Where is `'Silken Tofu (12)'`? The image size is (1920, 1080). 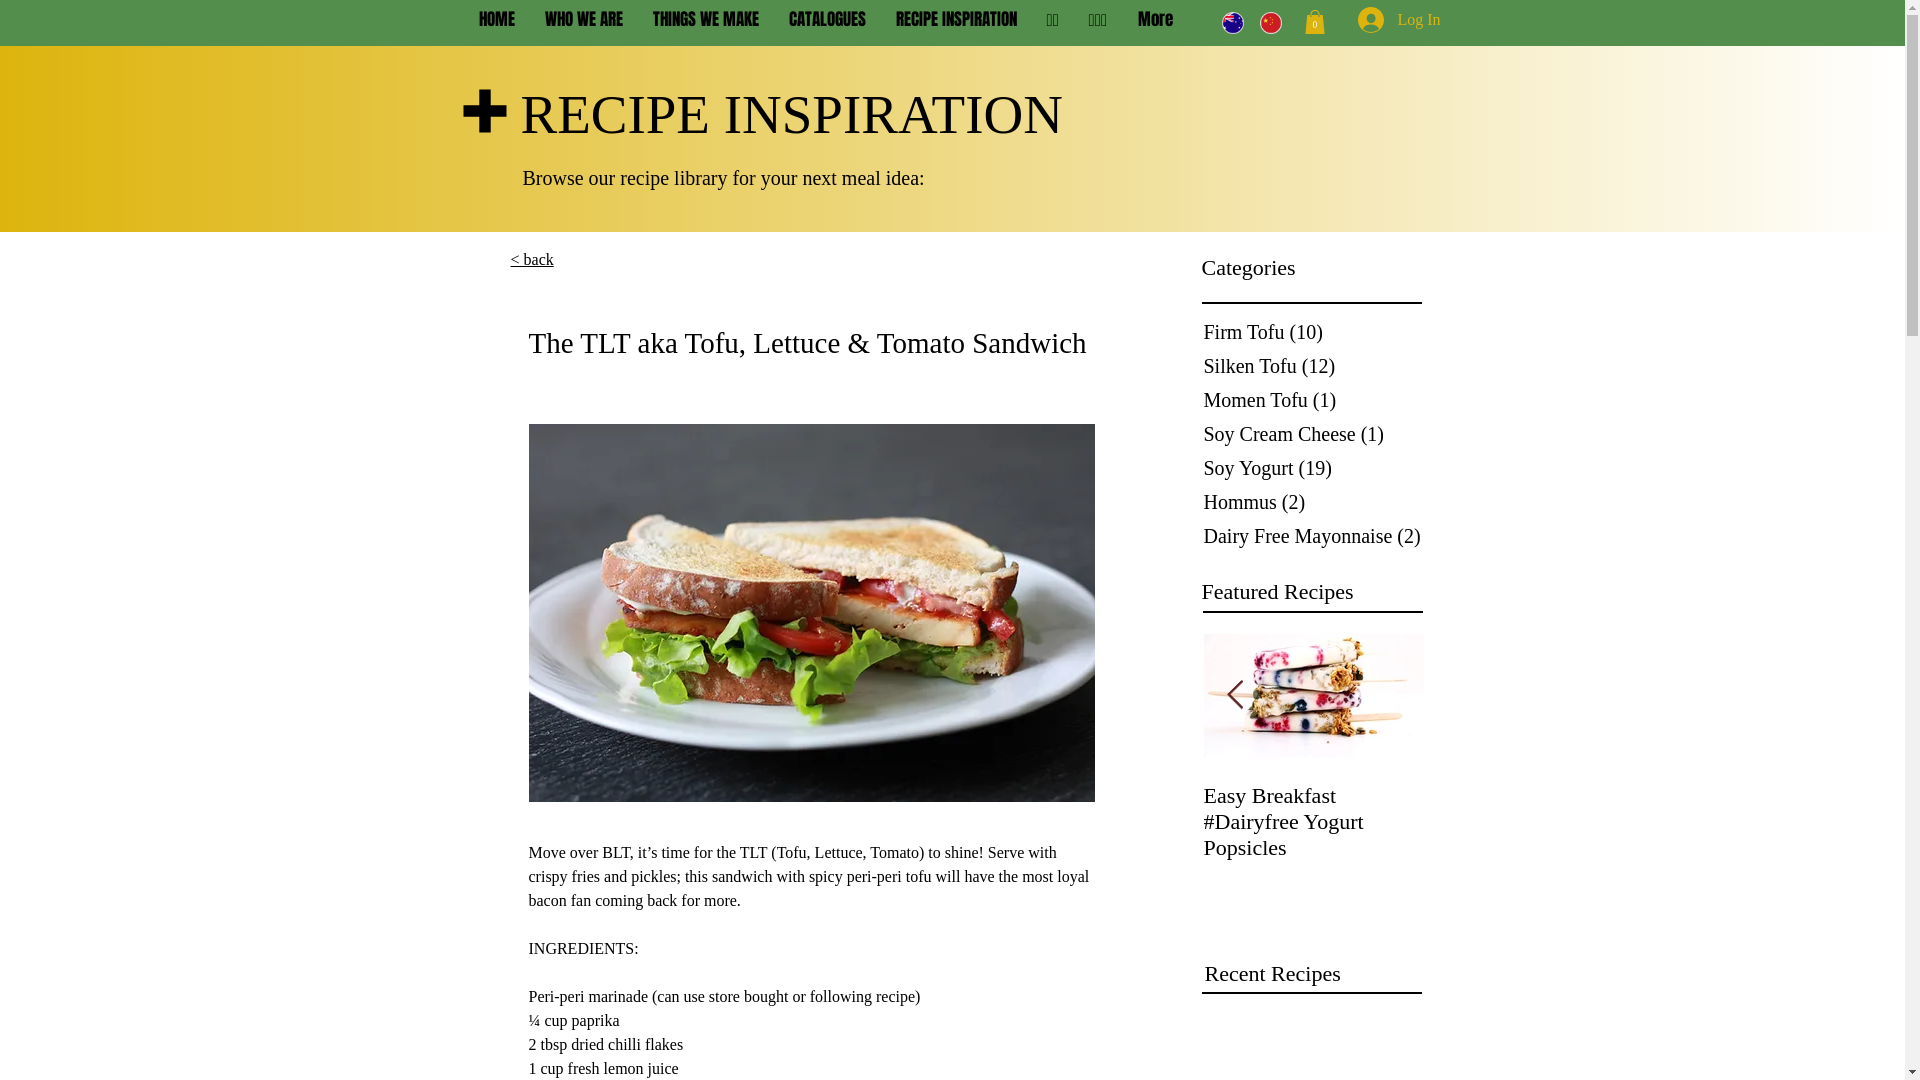 'Silken Tofu (12)' is located at coordinates (1315, 366).